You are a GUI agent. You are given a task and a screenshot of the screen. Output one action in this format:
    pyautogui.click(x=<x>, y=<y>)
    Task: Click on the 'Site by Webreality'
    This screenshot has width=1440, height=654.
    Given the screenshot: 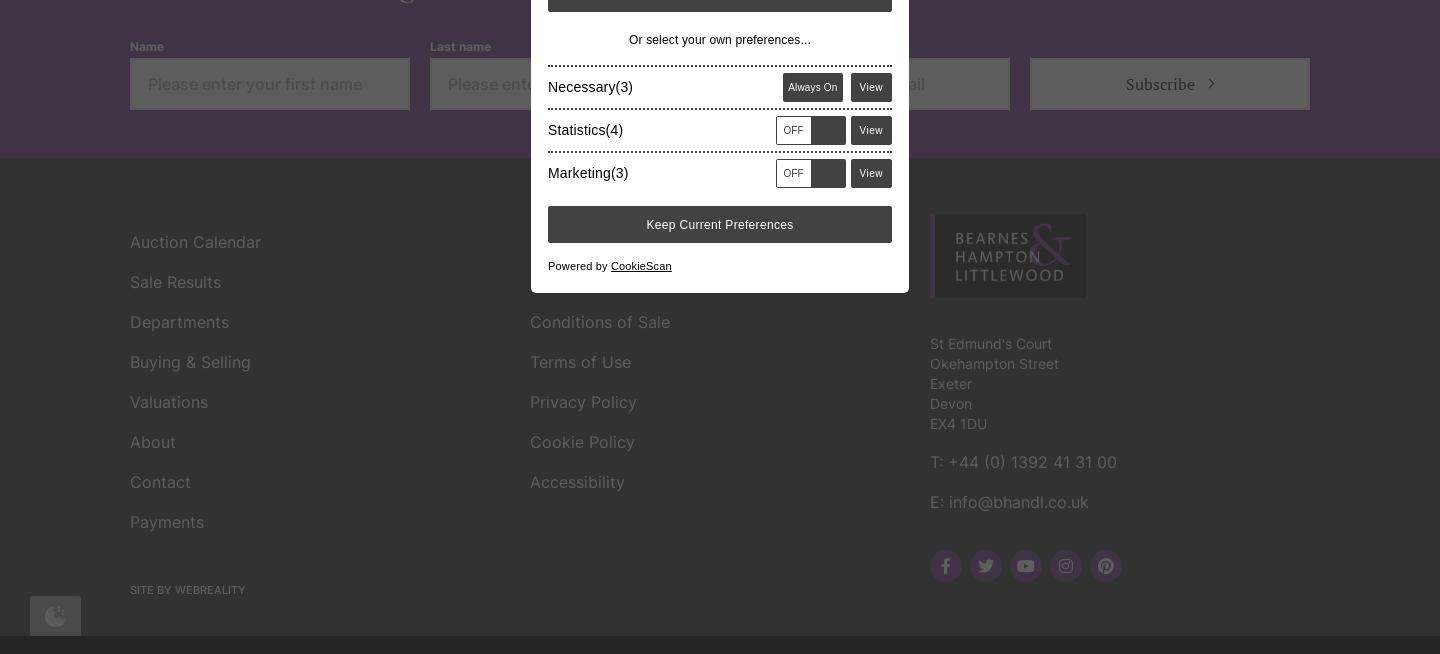 What is the action you would take?
    pyautogui.click(x=129, y=299)
    